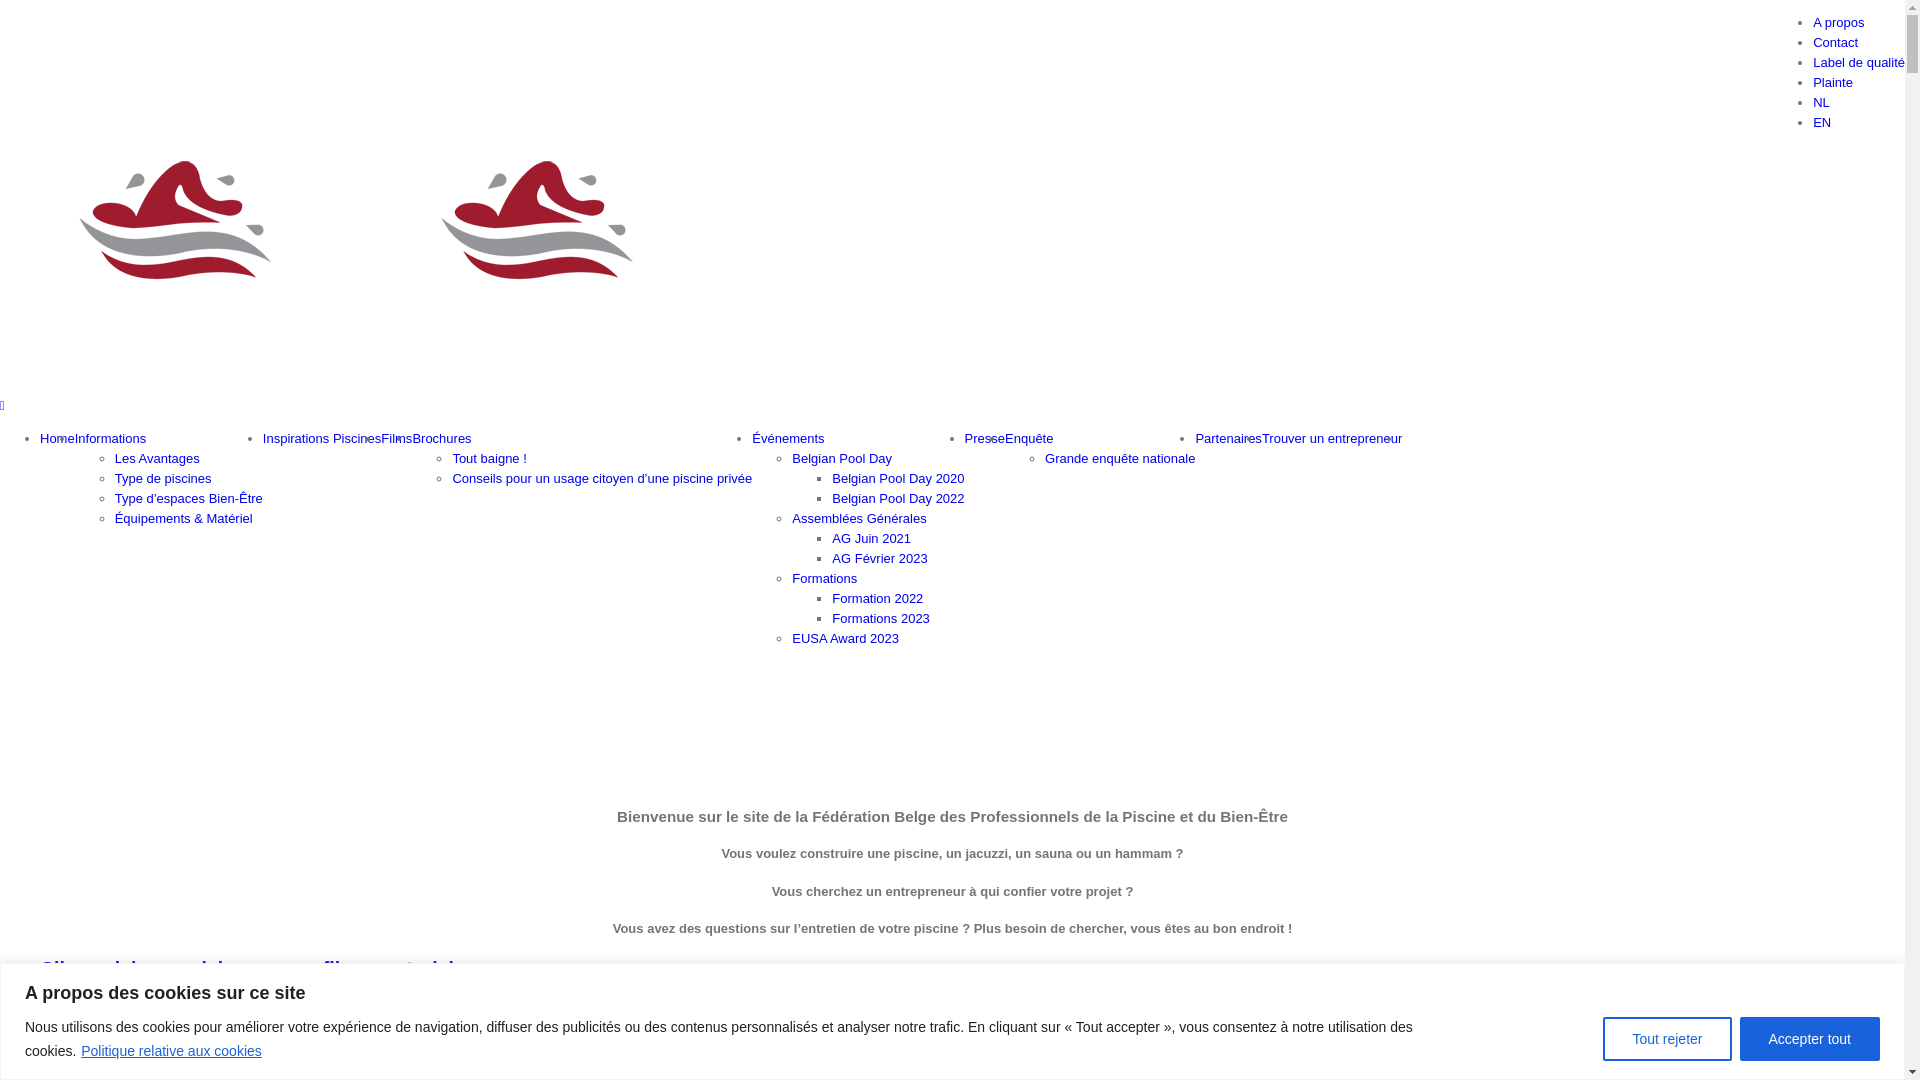 Image resolution: width=1920 pixels, height=1080 pixels. Describe the element at coordinates (1833, 81) in the screenshot. I see `'Plainte'` at that location.